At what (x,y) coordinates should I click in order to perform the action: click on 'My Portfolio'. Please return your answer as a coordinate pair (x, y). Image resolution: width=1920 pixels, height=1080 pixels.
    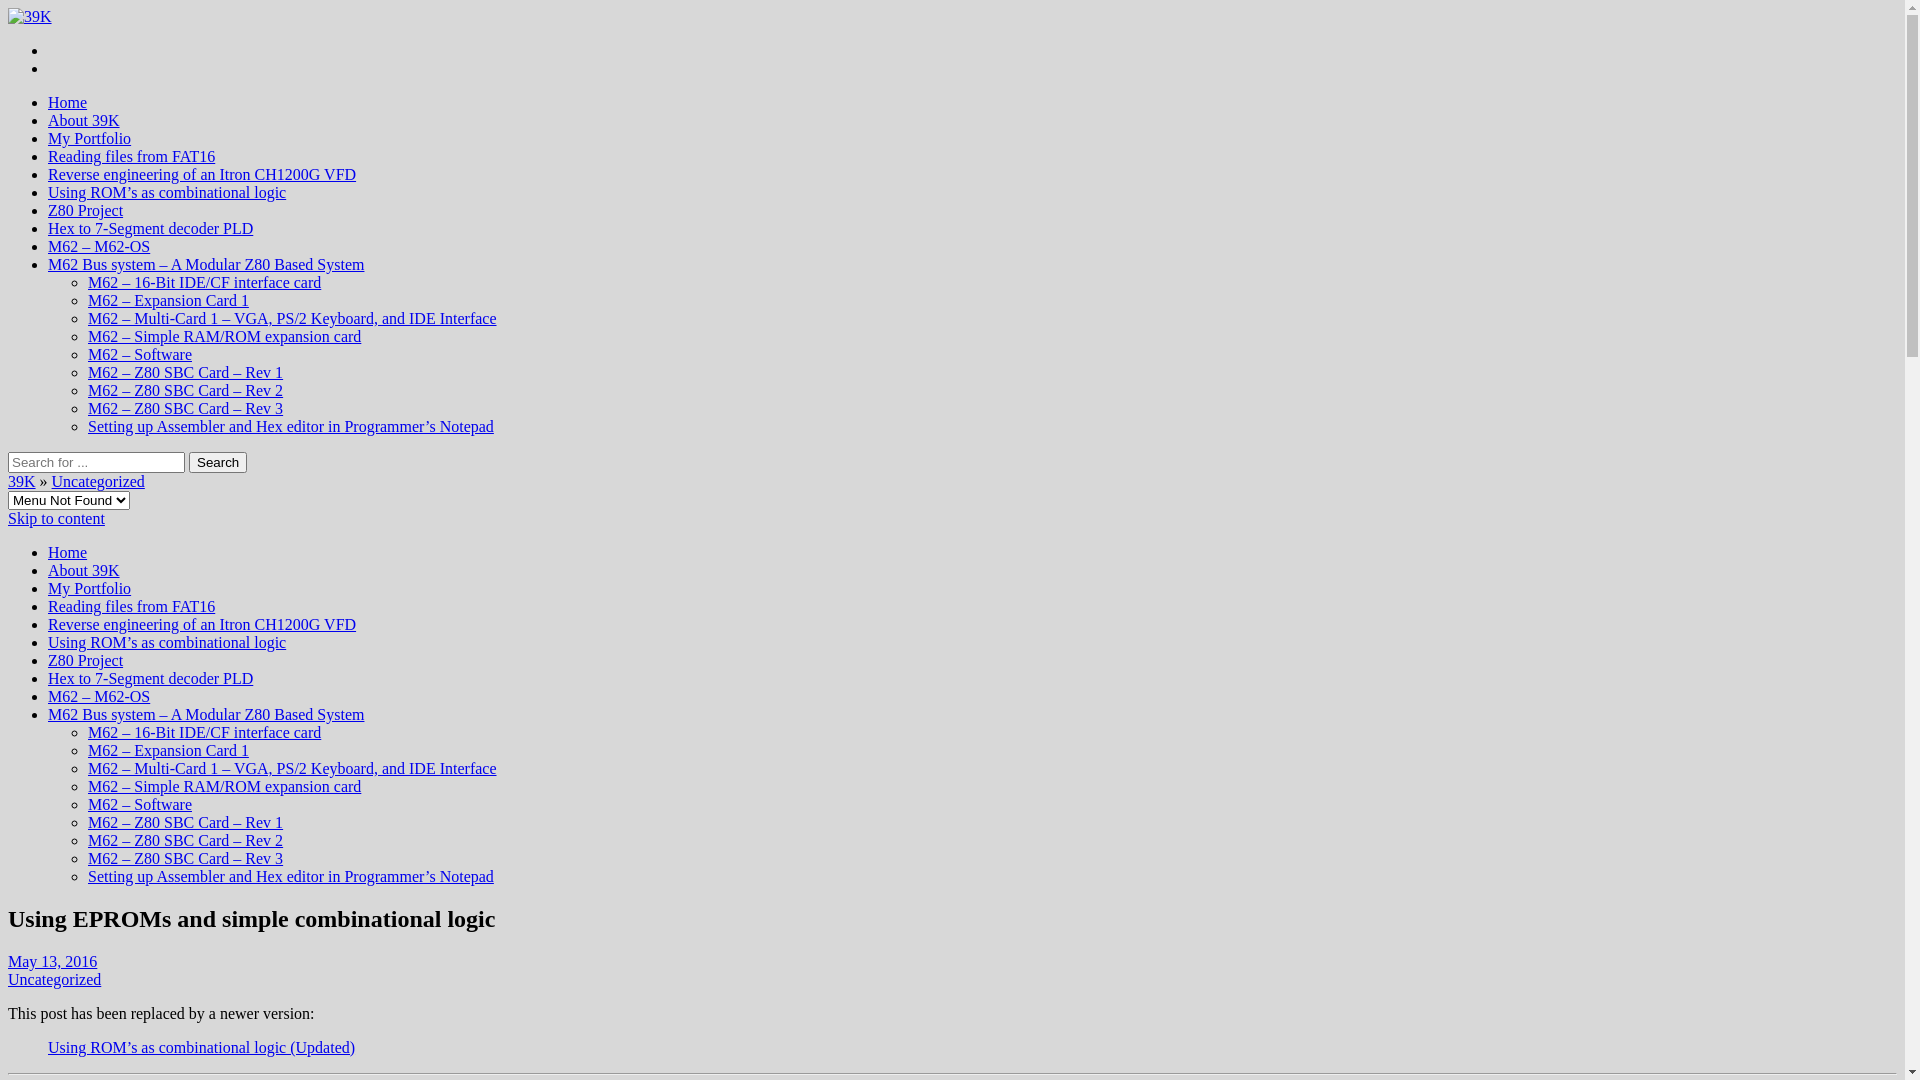
    Looking at the image, I should click on (88, 587).